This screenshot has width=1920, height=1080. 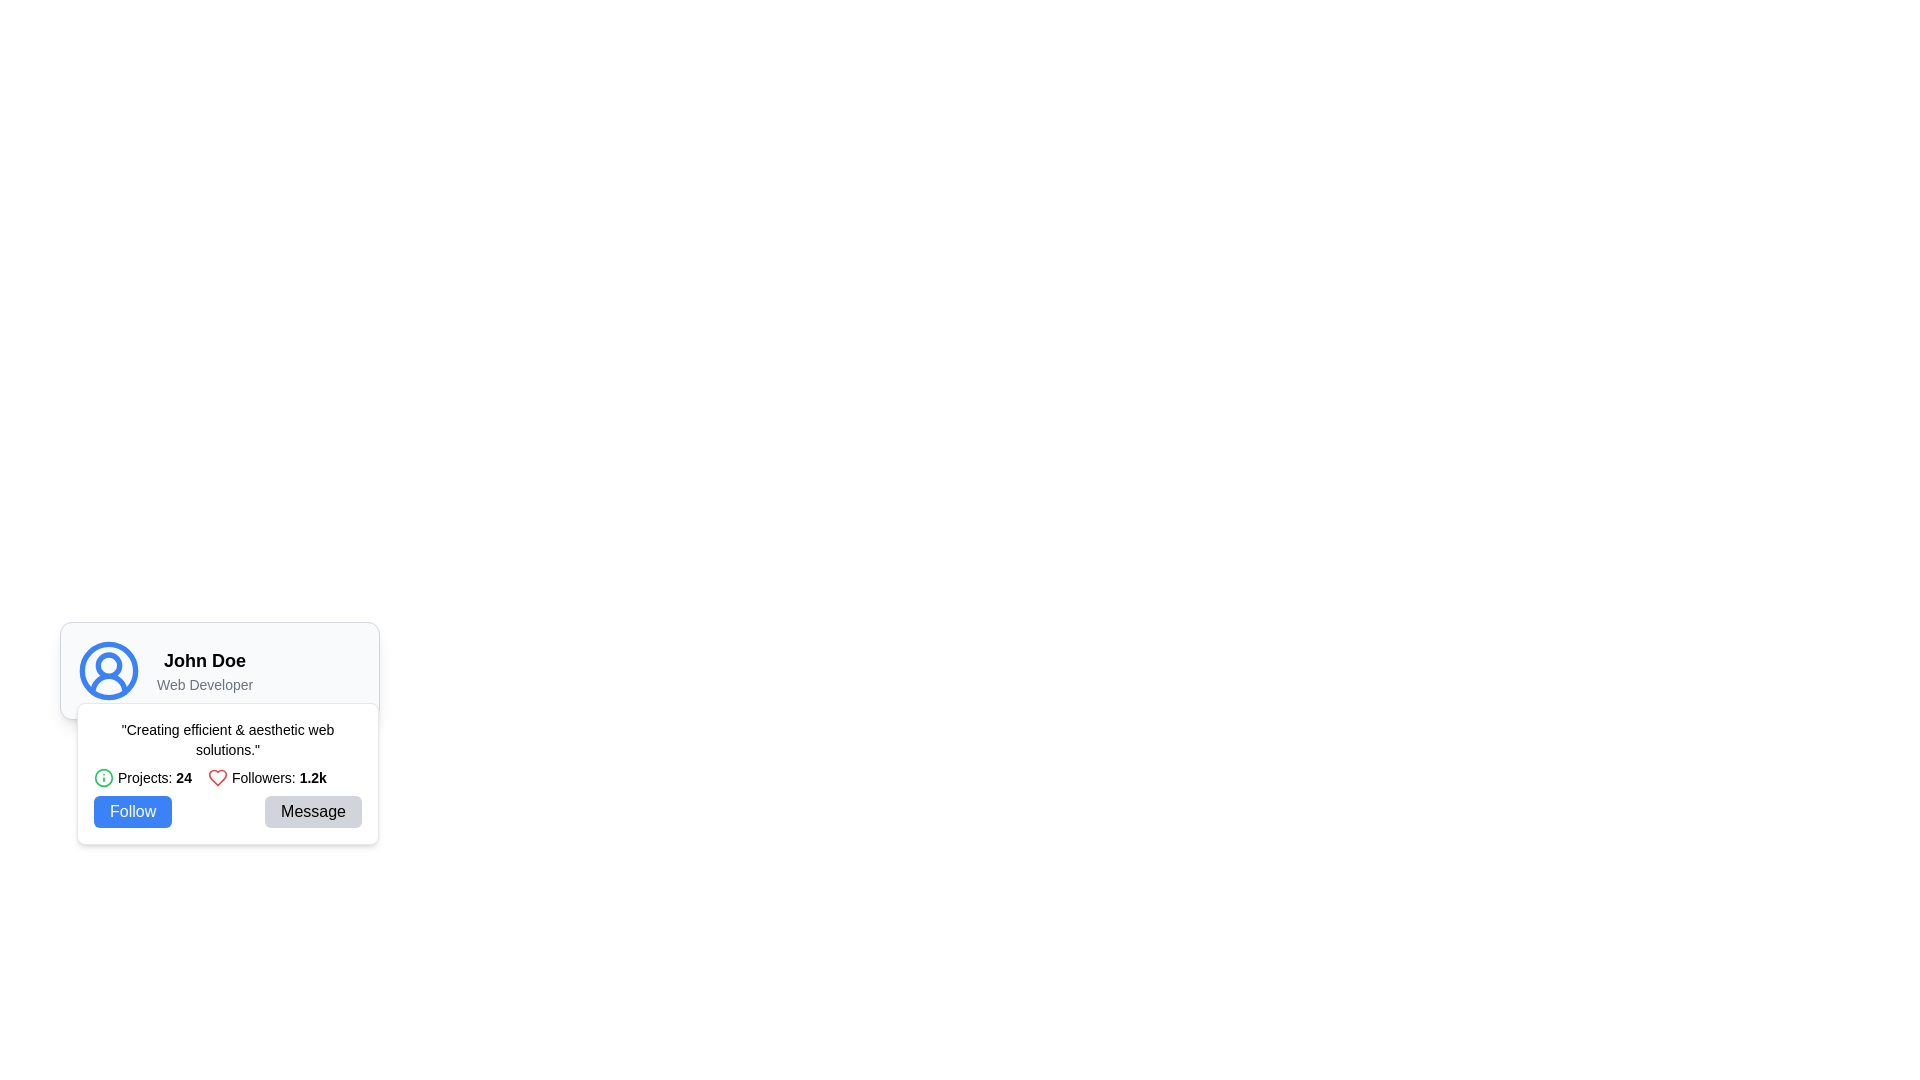 What do you see at coordinates (217, 777) in the screenshot?
I see `the heart icon located to the left of the 'Followers: 1.2k' text` at bounding box center [217, 777].